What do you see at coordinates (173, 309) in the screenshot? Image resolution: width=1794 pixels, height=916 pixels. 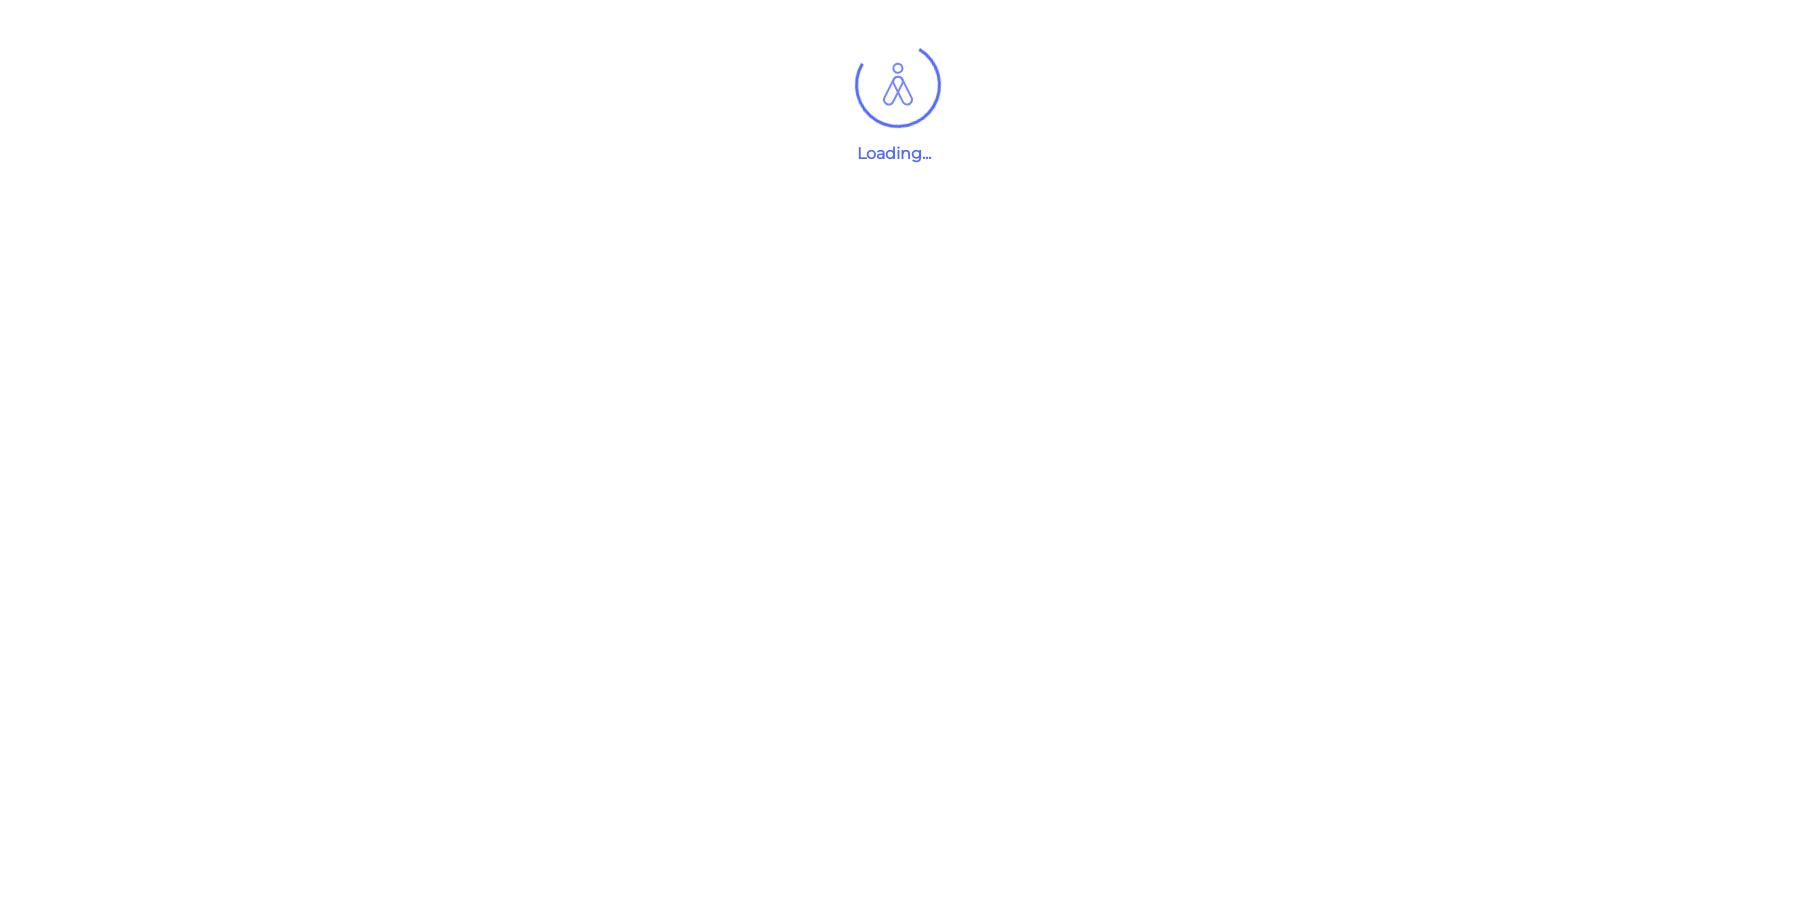 I see `'Company Type'` at bounding box center [173, 309].